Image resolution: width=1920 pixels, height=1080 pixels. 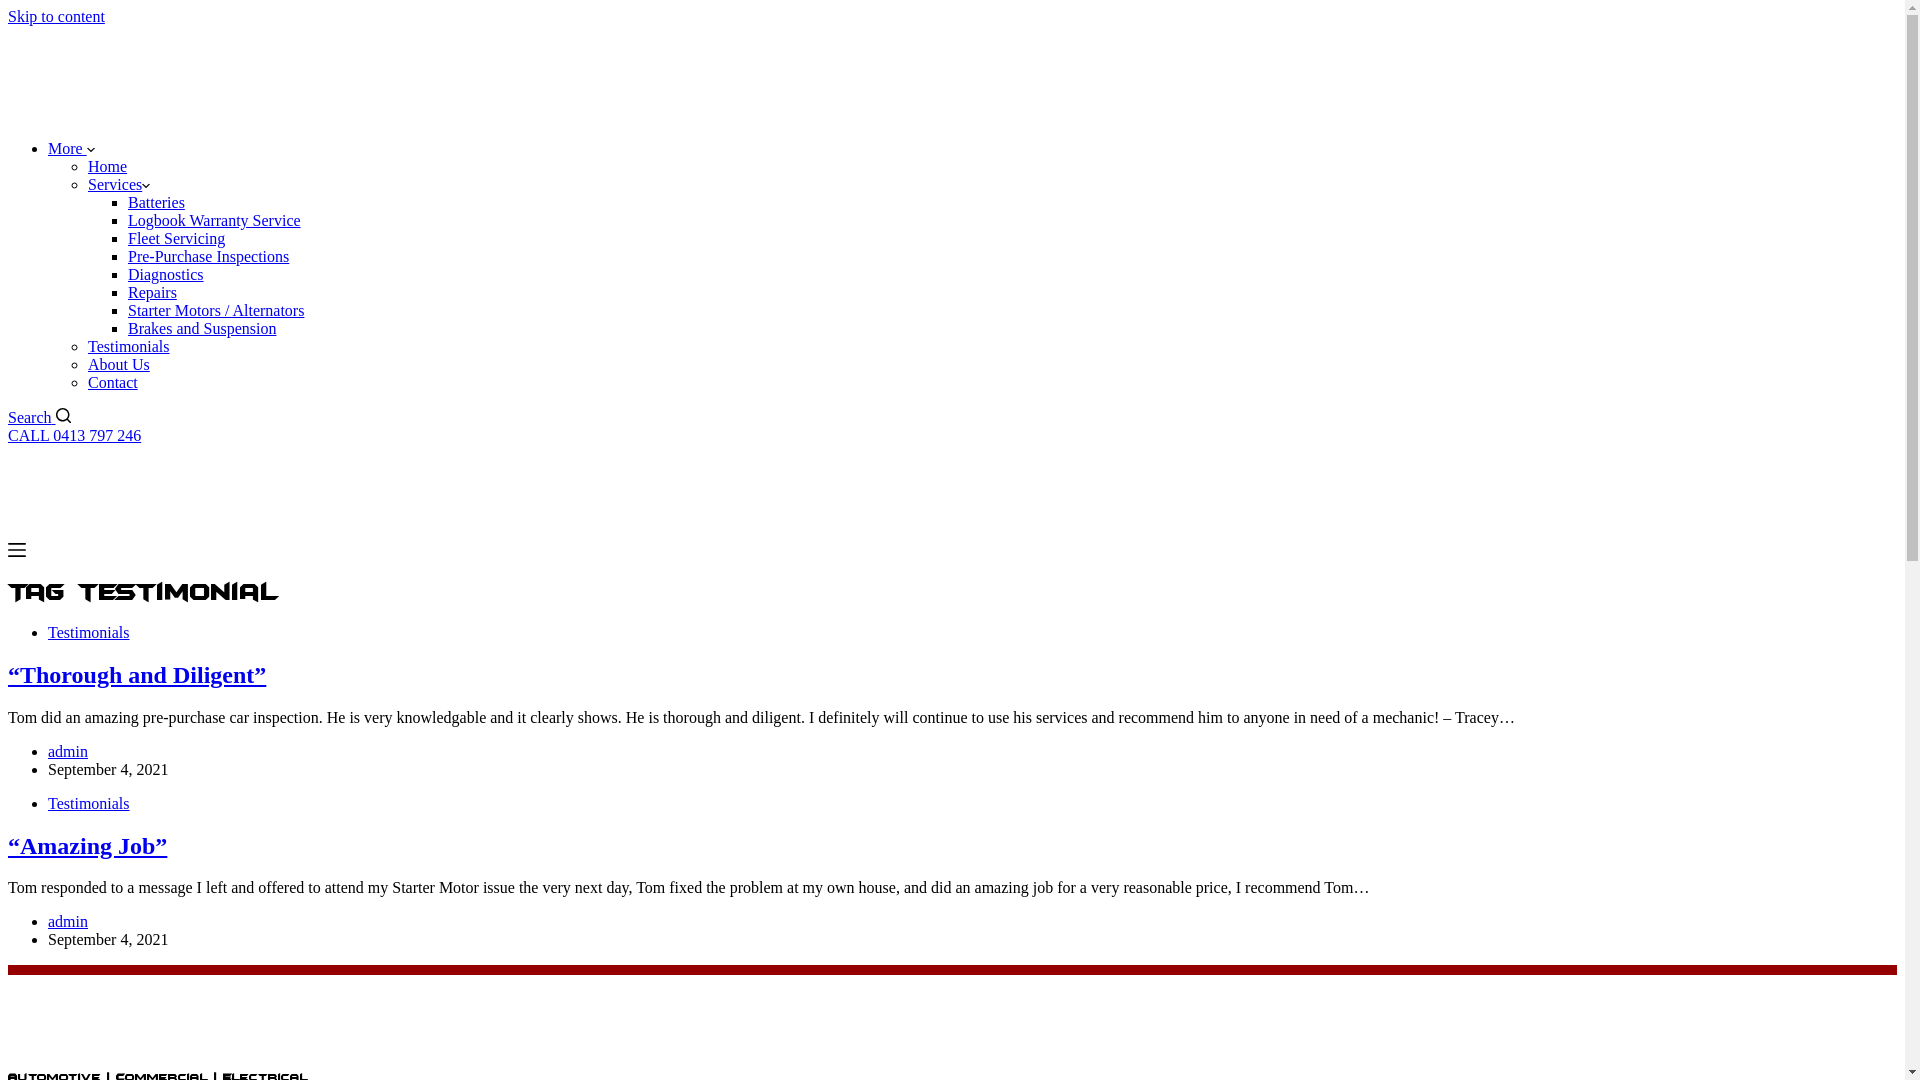 I want to click on 'Skip to content', so click(x=56, y=16).